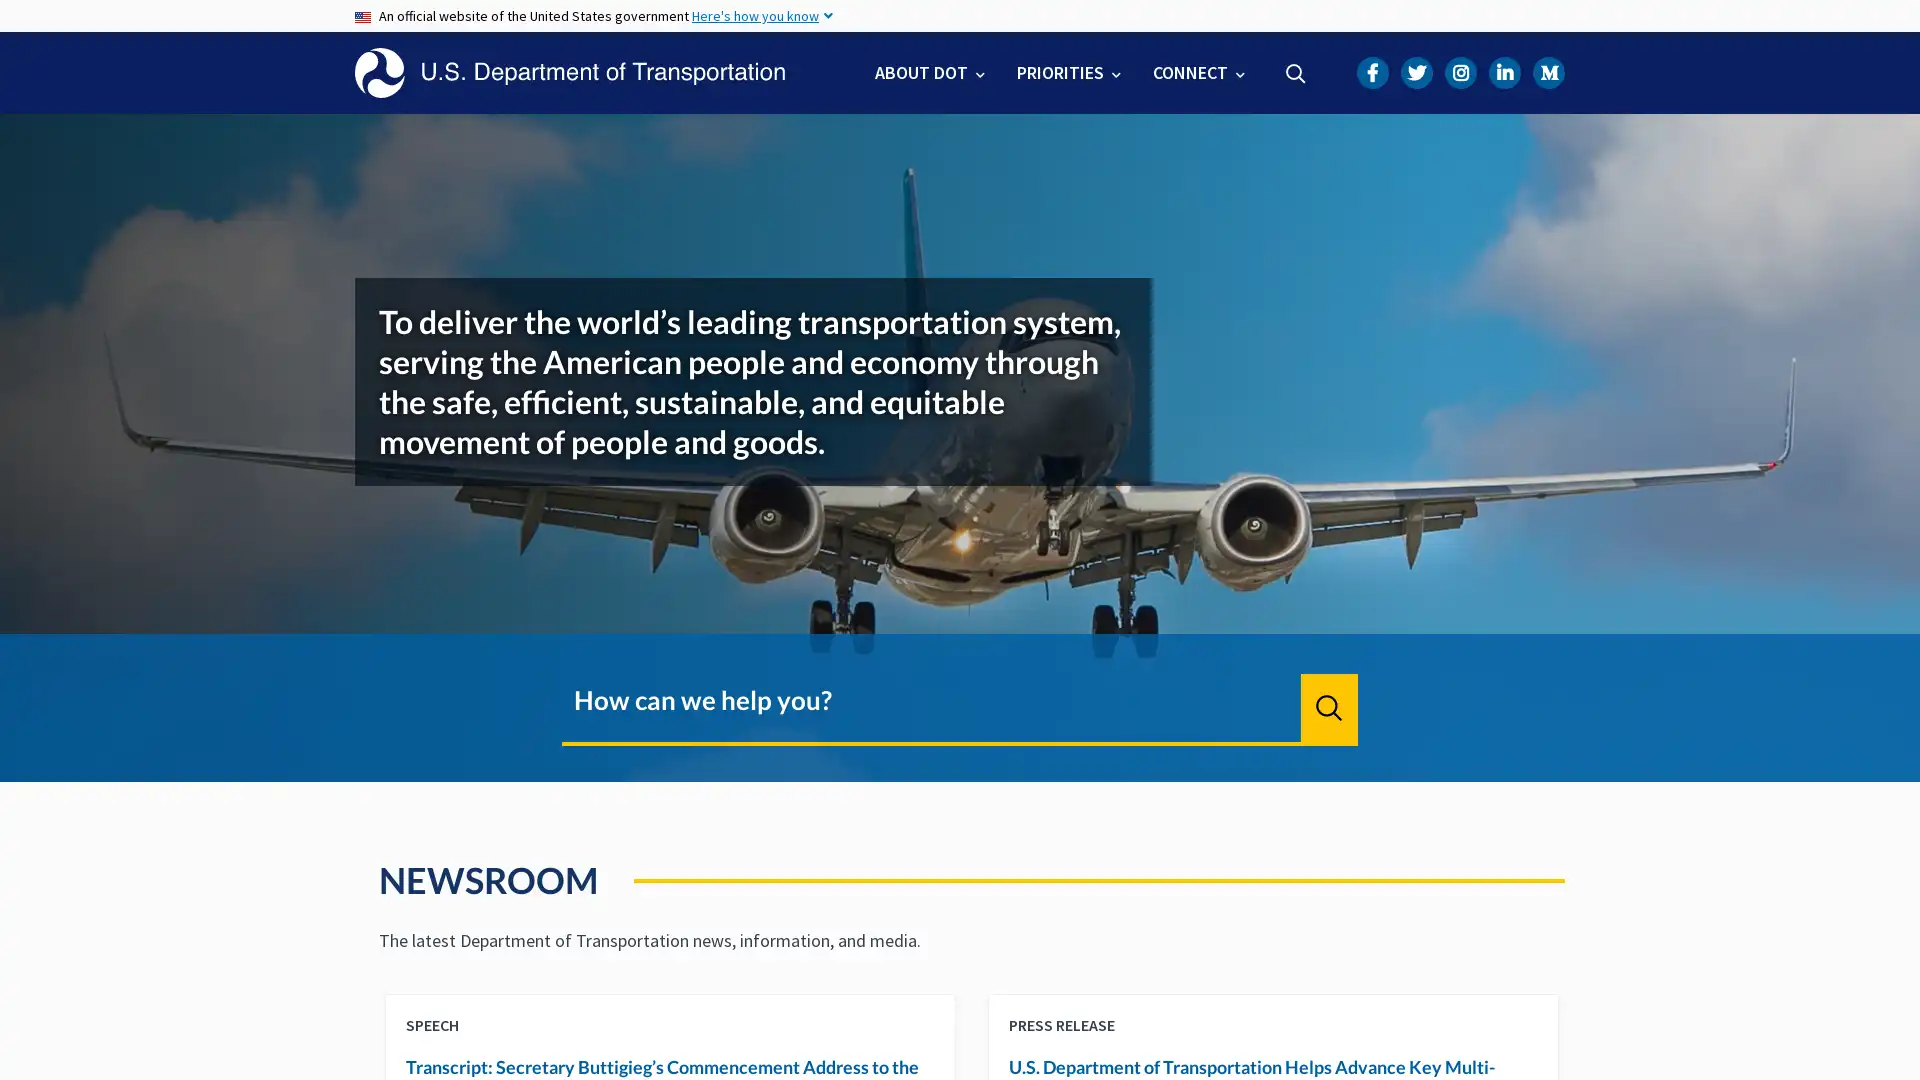 This screenshot has height=1080, width=1920. I want to click on Search, so click(1296, 72).